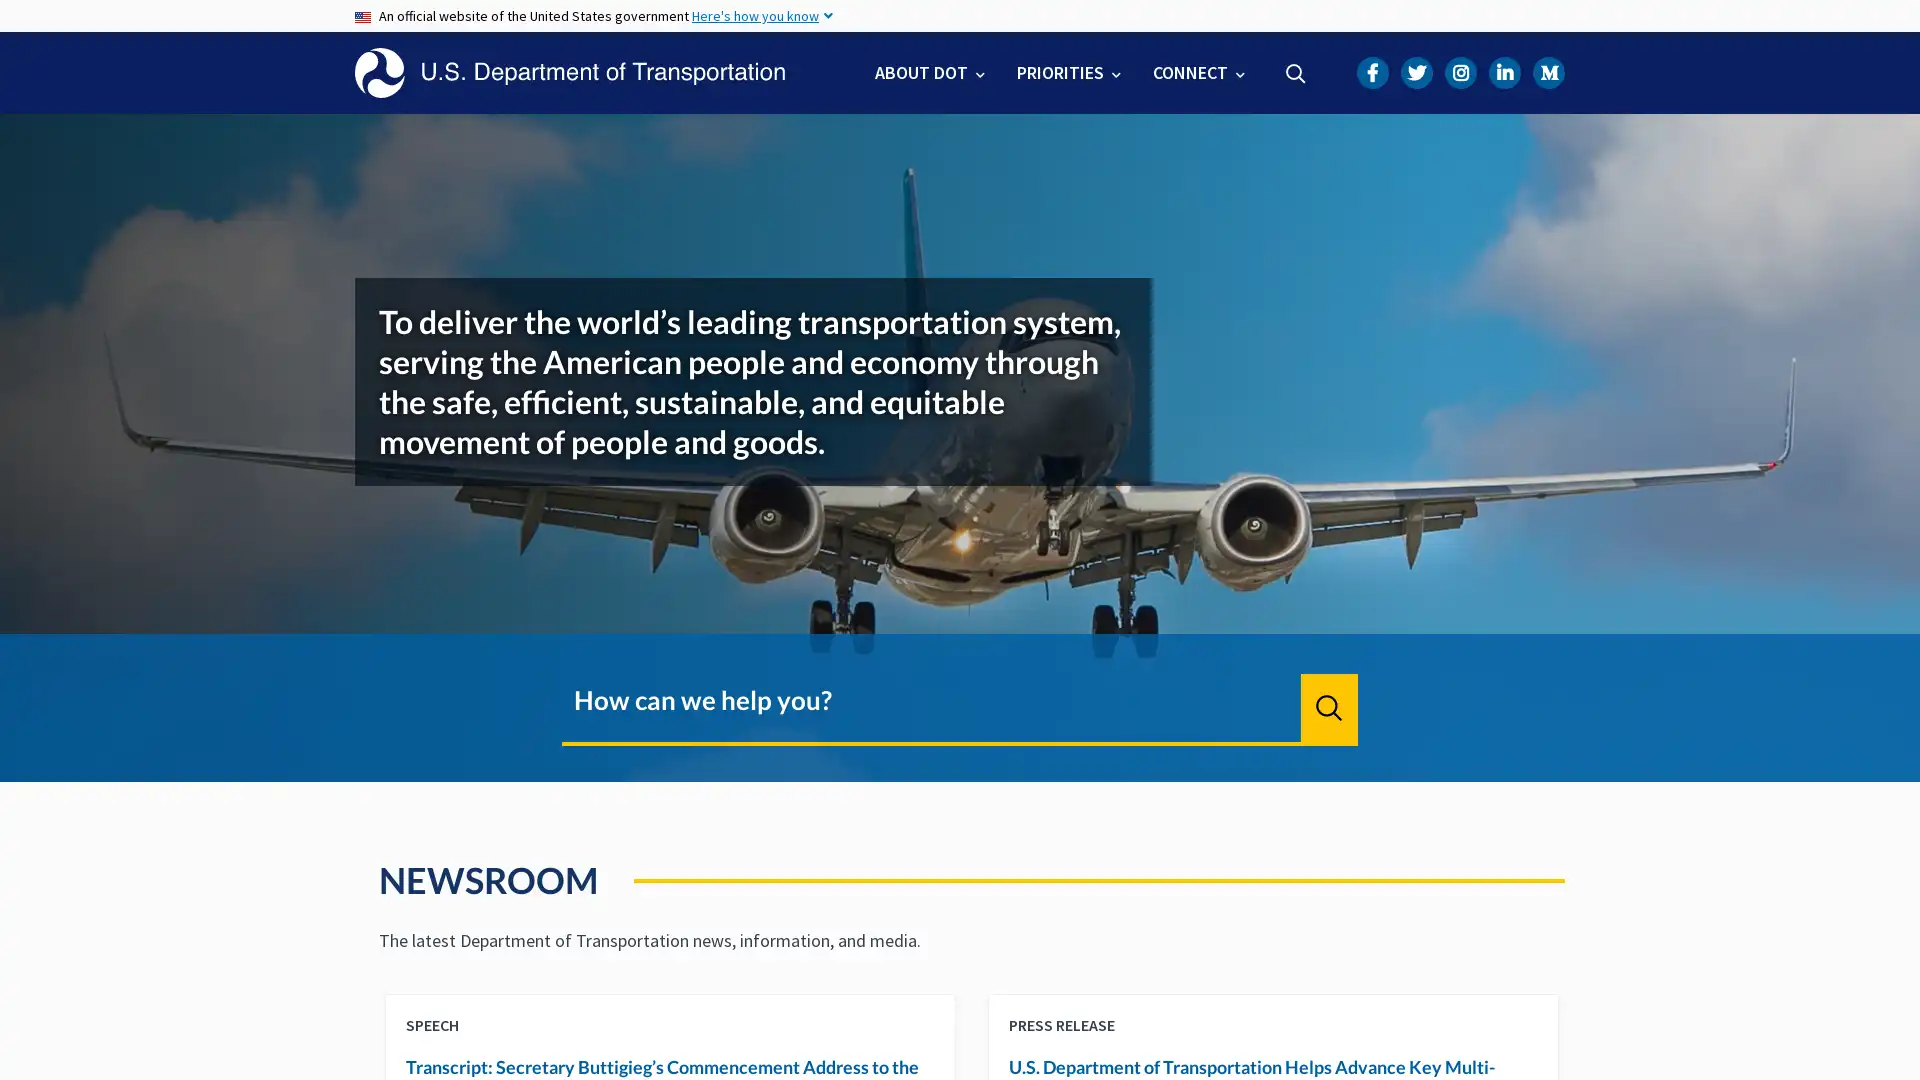 This screenshot has height=1080, width=1920. I want to click on Search, so click(1296, 72).